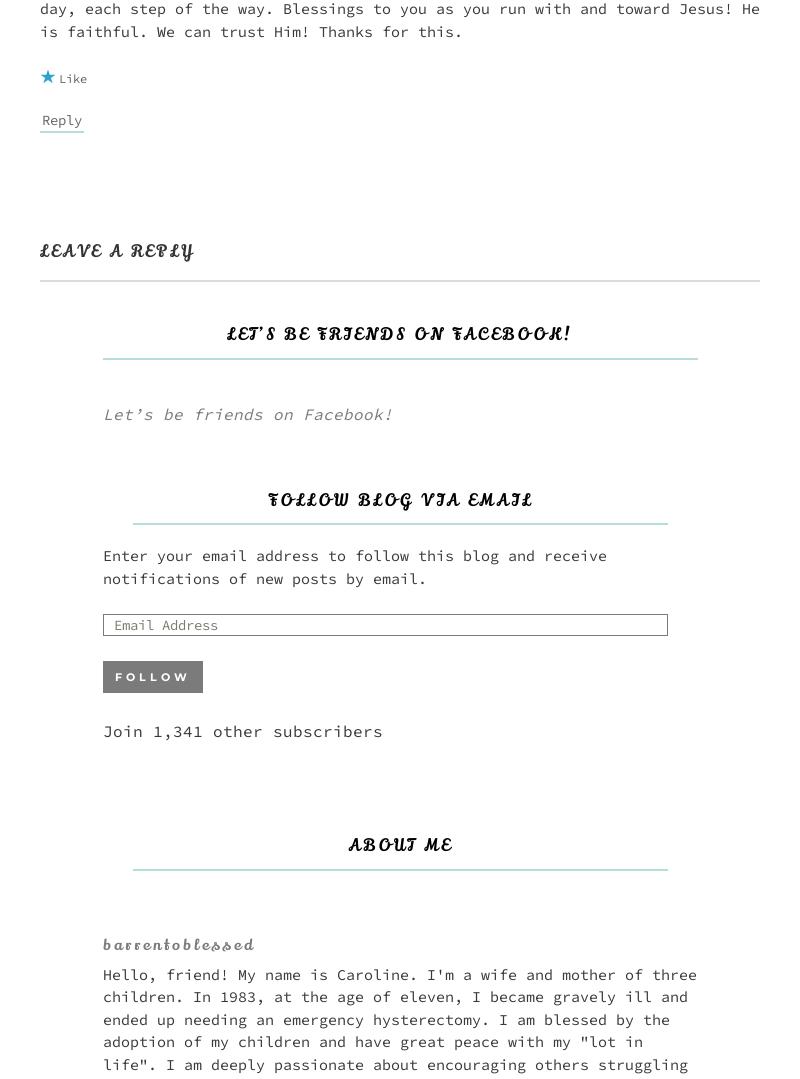 Image resolution: width=800 pixels, height=1079 pixels. What do you see at coordinates (116, 251) in the screenshot?
I see `'Leave a Reply'` at bounding box center [116, 251].